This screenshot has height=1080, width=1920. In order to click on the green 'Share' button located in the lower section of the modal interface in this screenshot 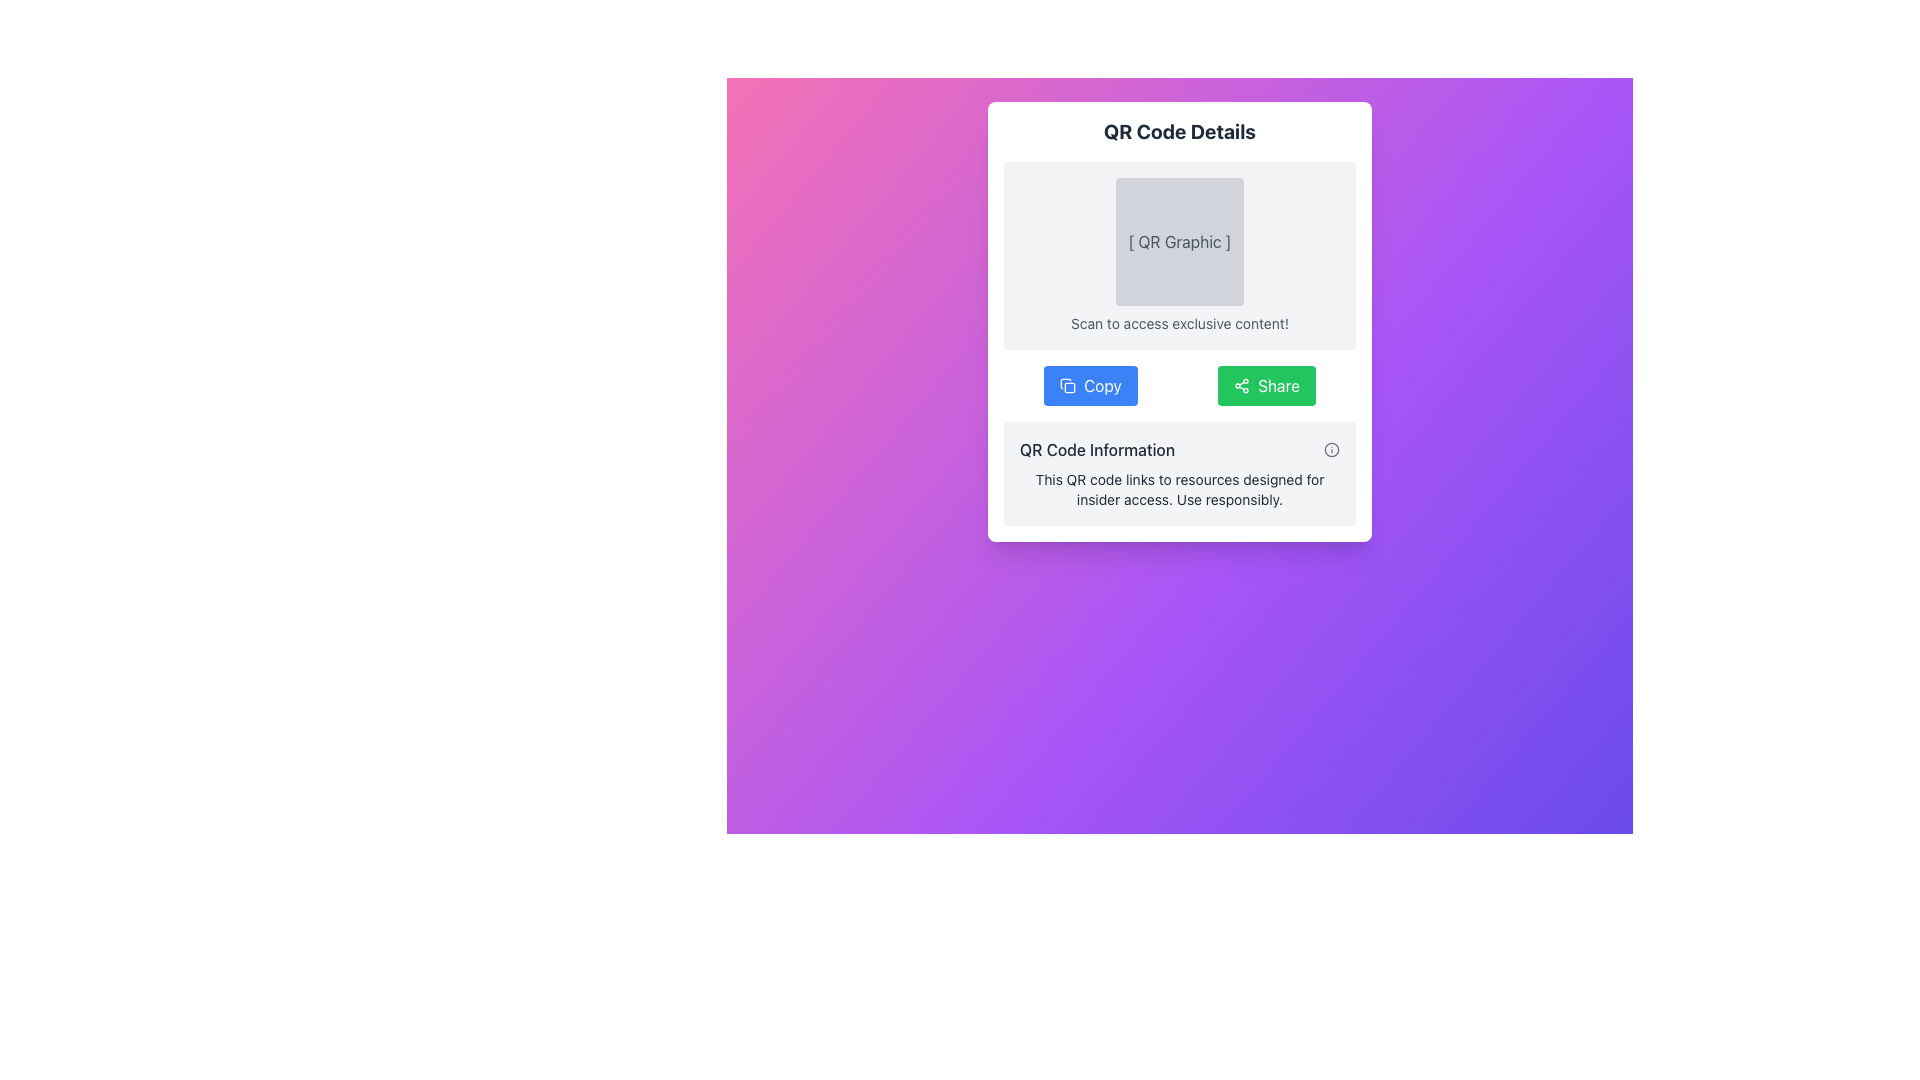, I will do `click(1266, 385)`.